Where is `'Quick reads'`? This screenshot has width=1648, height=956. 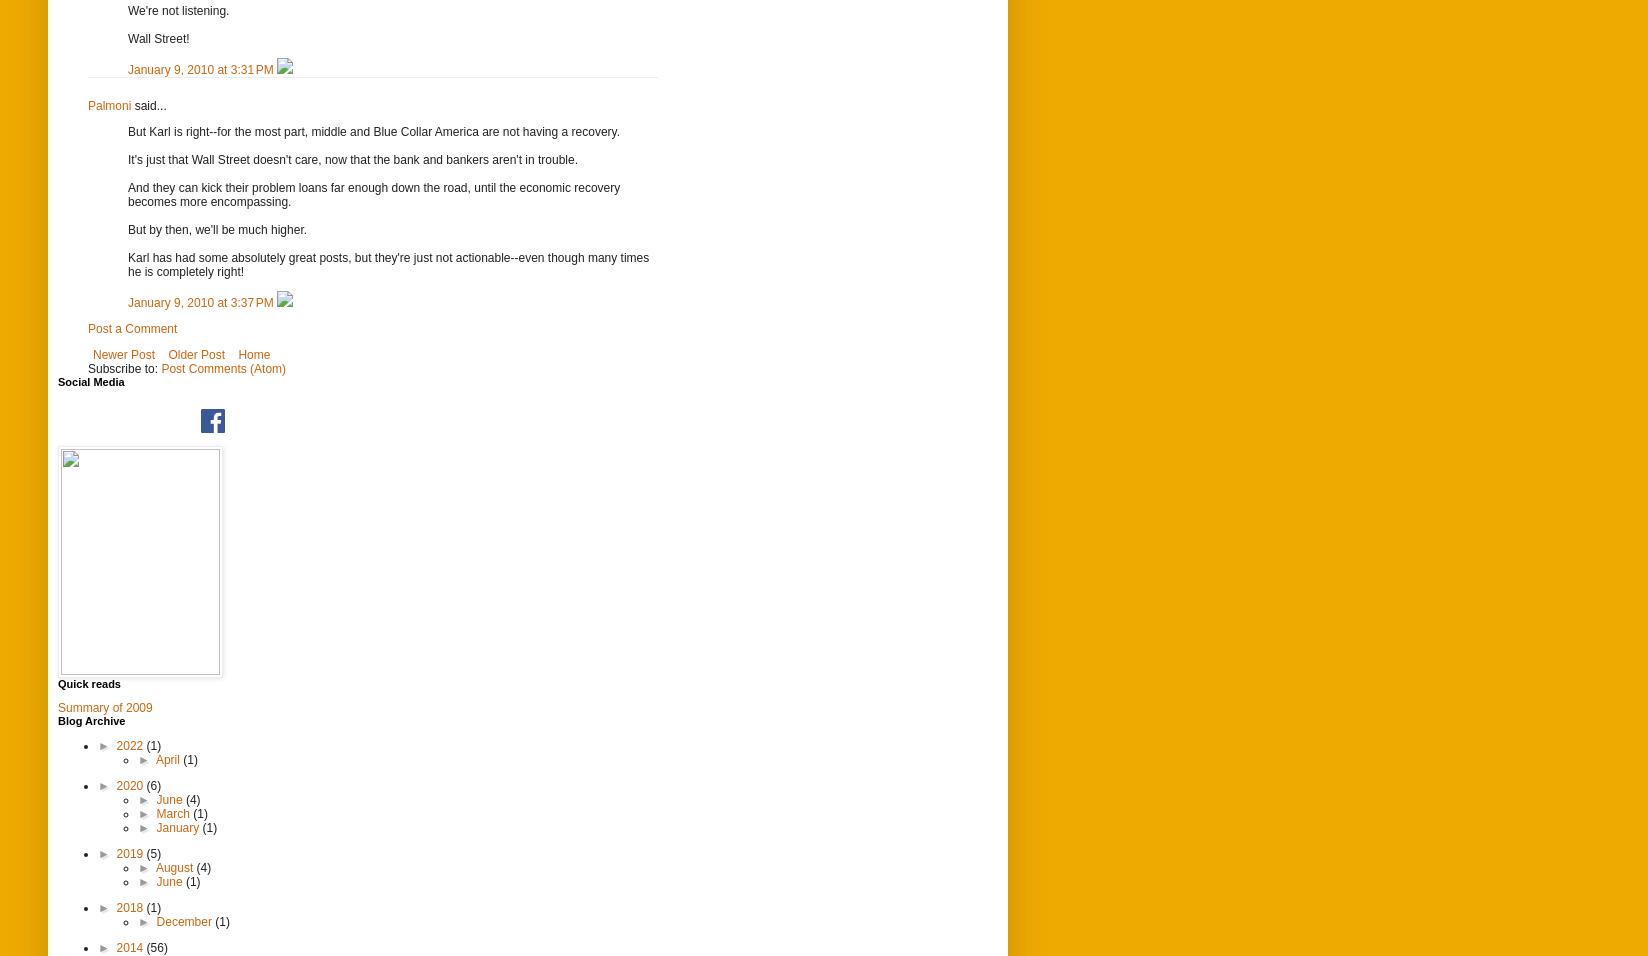 'Quick reads' is located at coordinates (88, 682).